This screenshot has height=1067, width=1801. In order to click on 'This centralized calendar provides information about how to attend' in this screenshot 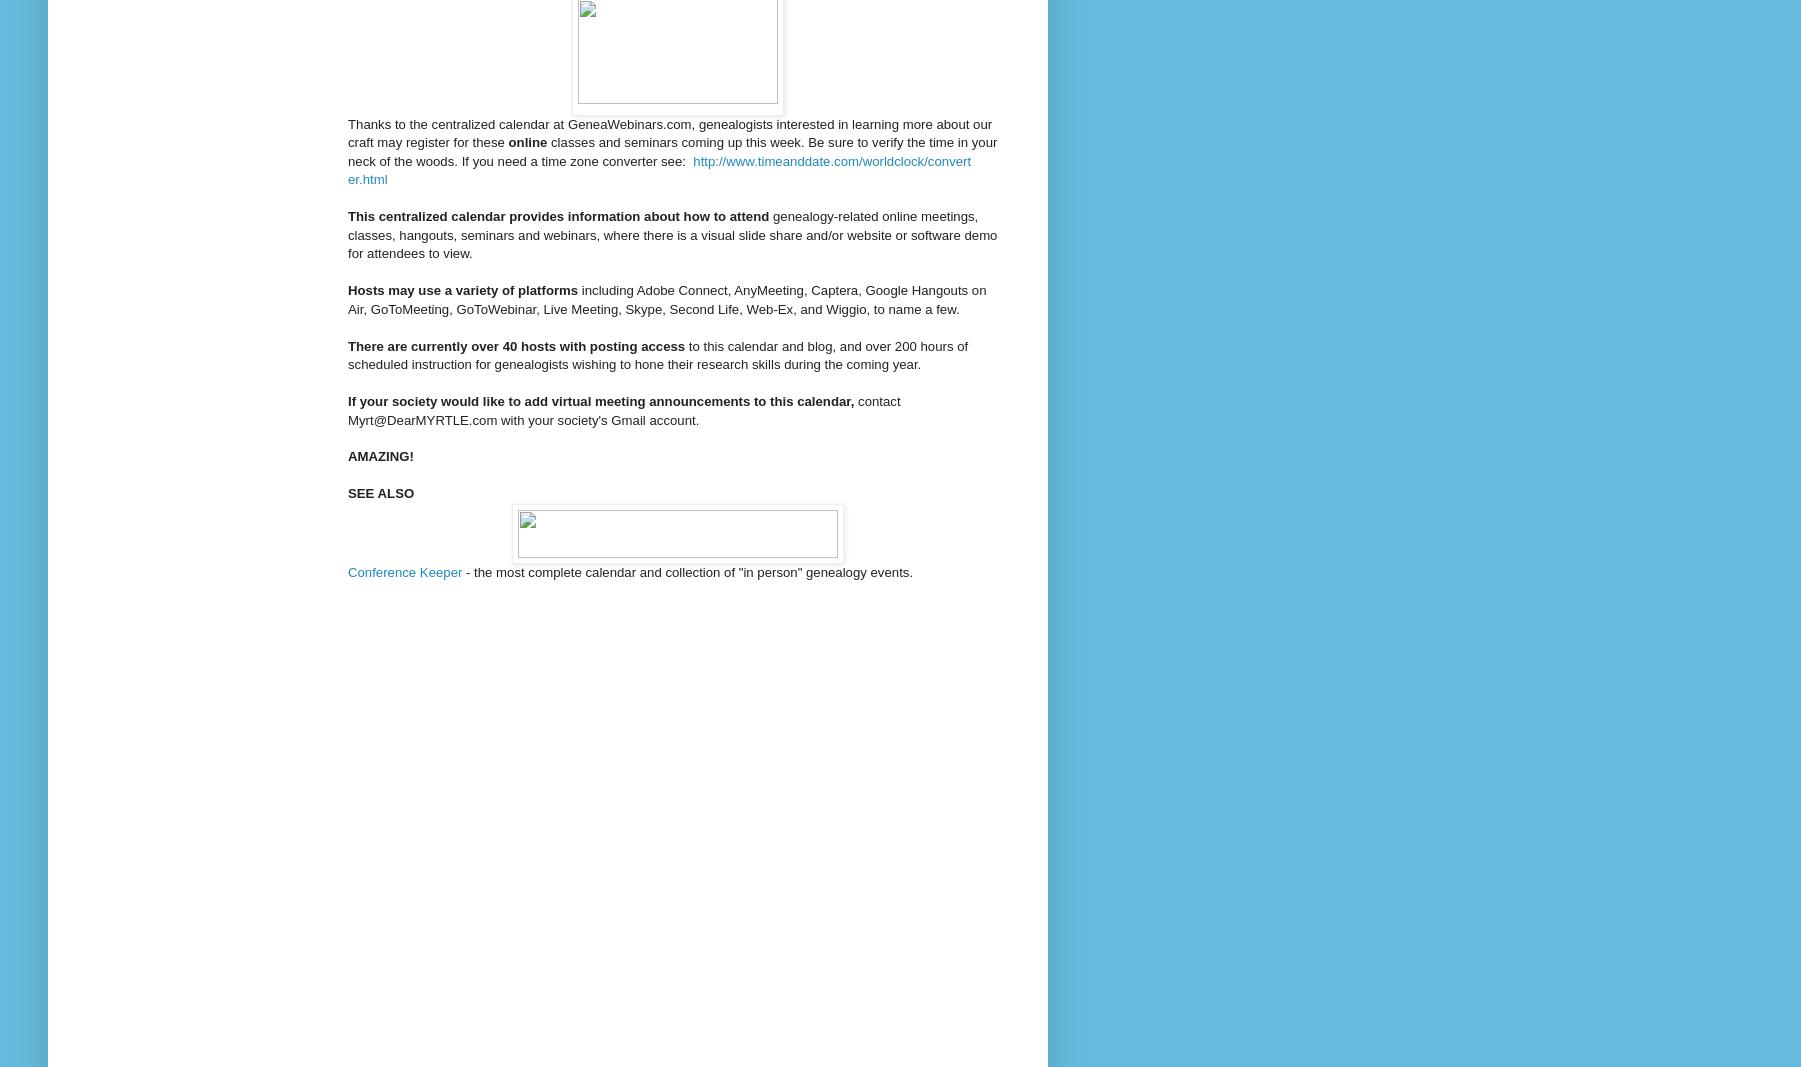, I will do `click(559, 216)`.